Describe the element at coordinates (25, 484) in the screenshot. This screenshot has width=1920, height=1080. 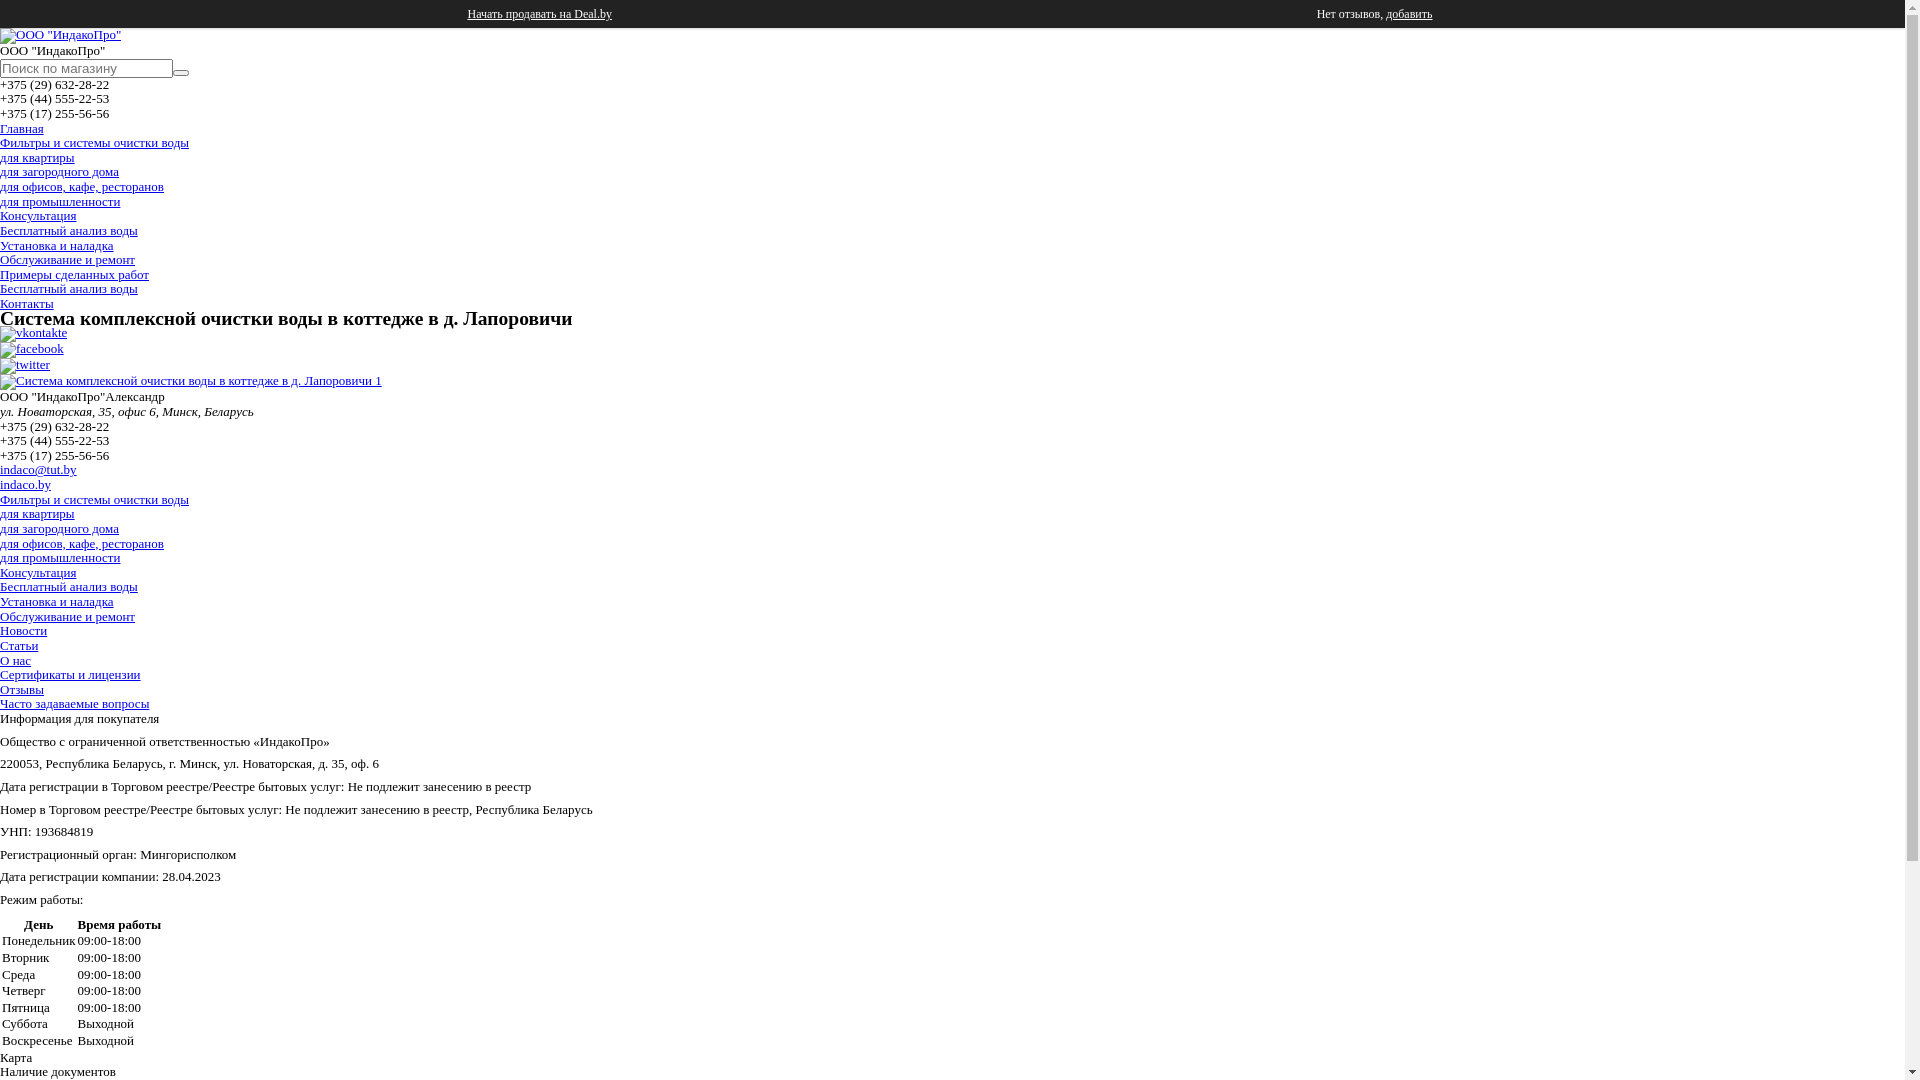
I see `'indaco.by'` at that location.